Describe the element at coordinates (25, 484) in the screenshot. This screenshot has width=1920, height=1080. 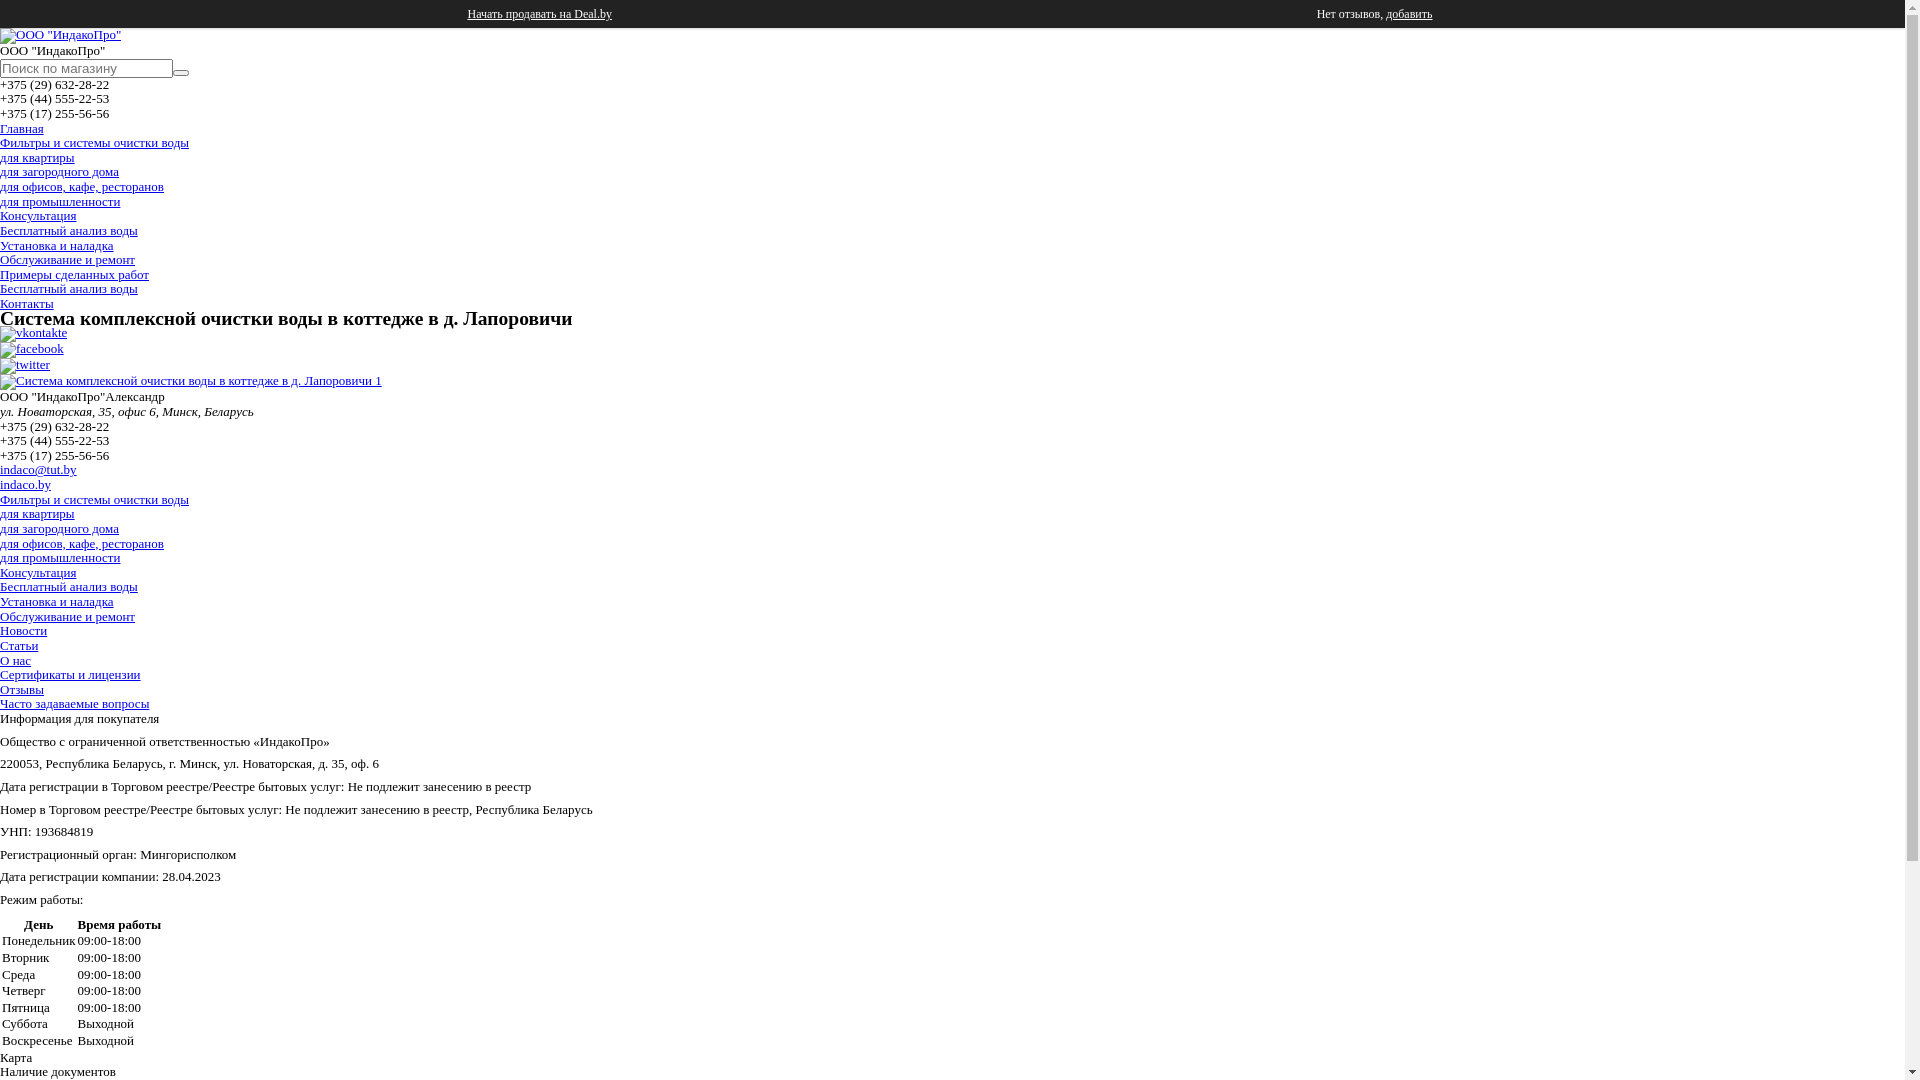
I see `'indaco.by'` at that location.